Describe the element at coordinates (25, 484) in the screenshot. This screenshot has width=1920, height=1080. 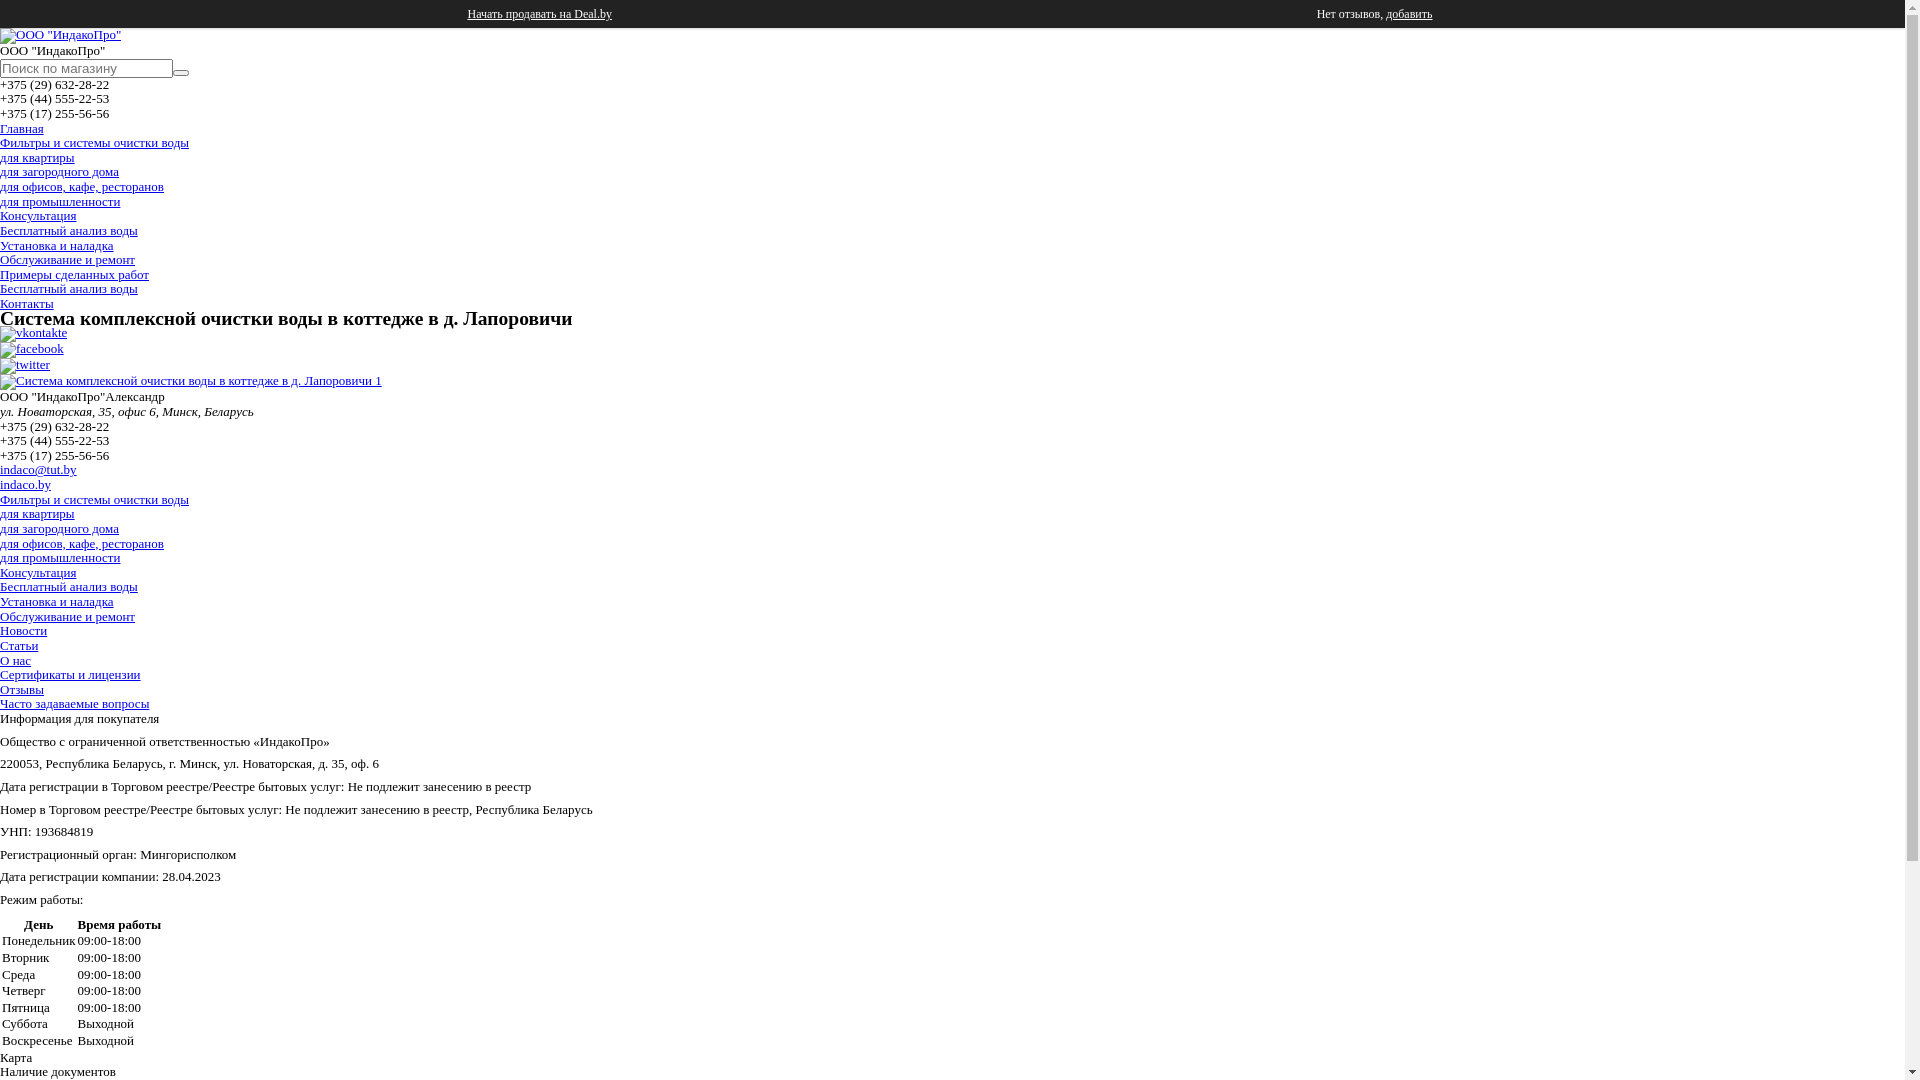
I see `'indaco.by'` at that location.